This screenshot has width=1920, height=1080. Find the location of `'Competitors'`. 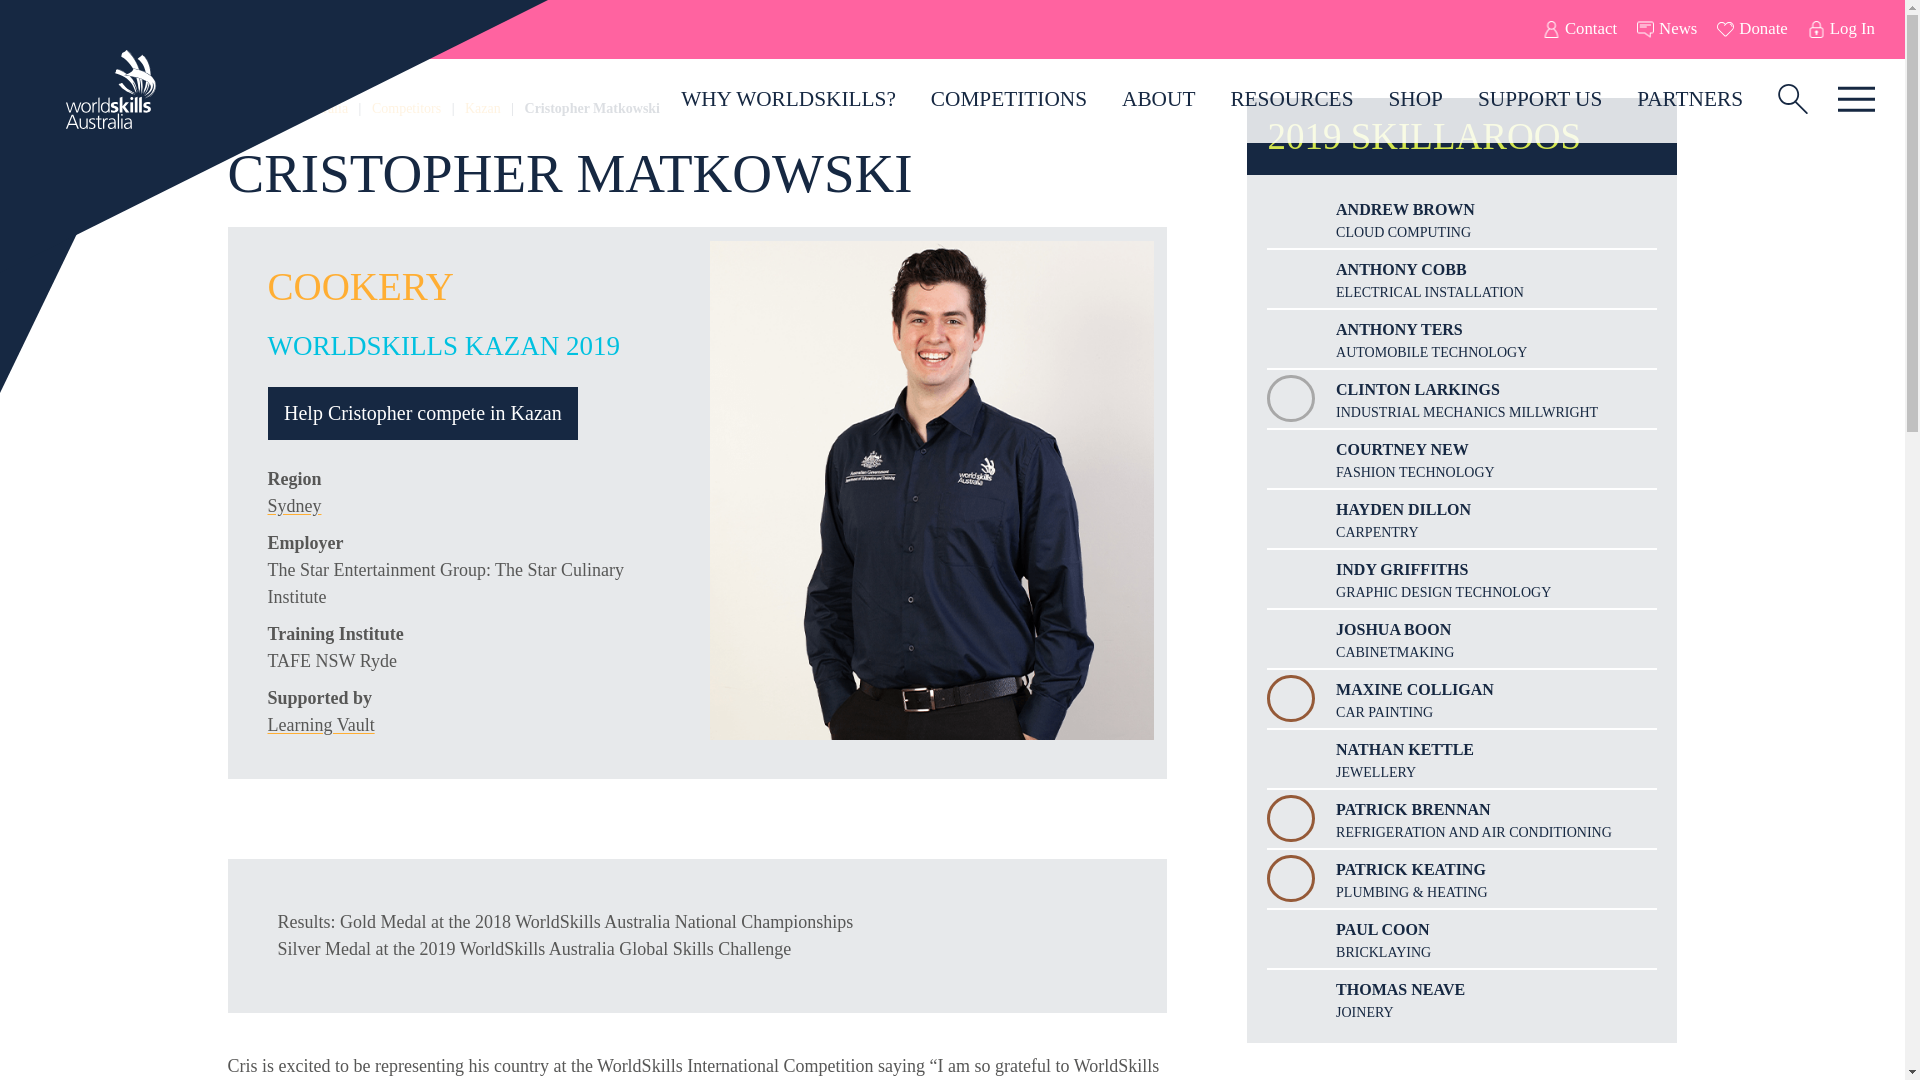

'Competitors' is located at coordinates (372, 108).